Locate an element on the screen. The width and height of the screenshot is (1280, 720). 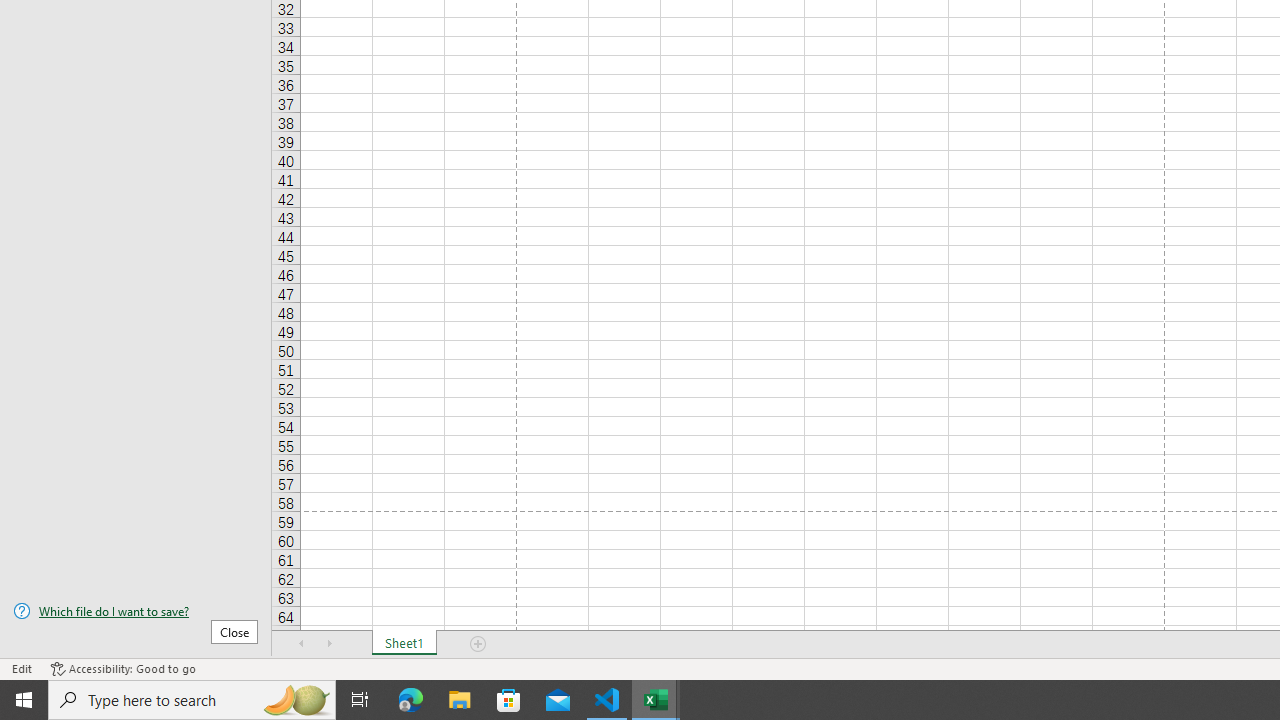
'Visual Studio Code - 1 running window' is located at coordinates (606, 698).